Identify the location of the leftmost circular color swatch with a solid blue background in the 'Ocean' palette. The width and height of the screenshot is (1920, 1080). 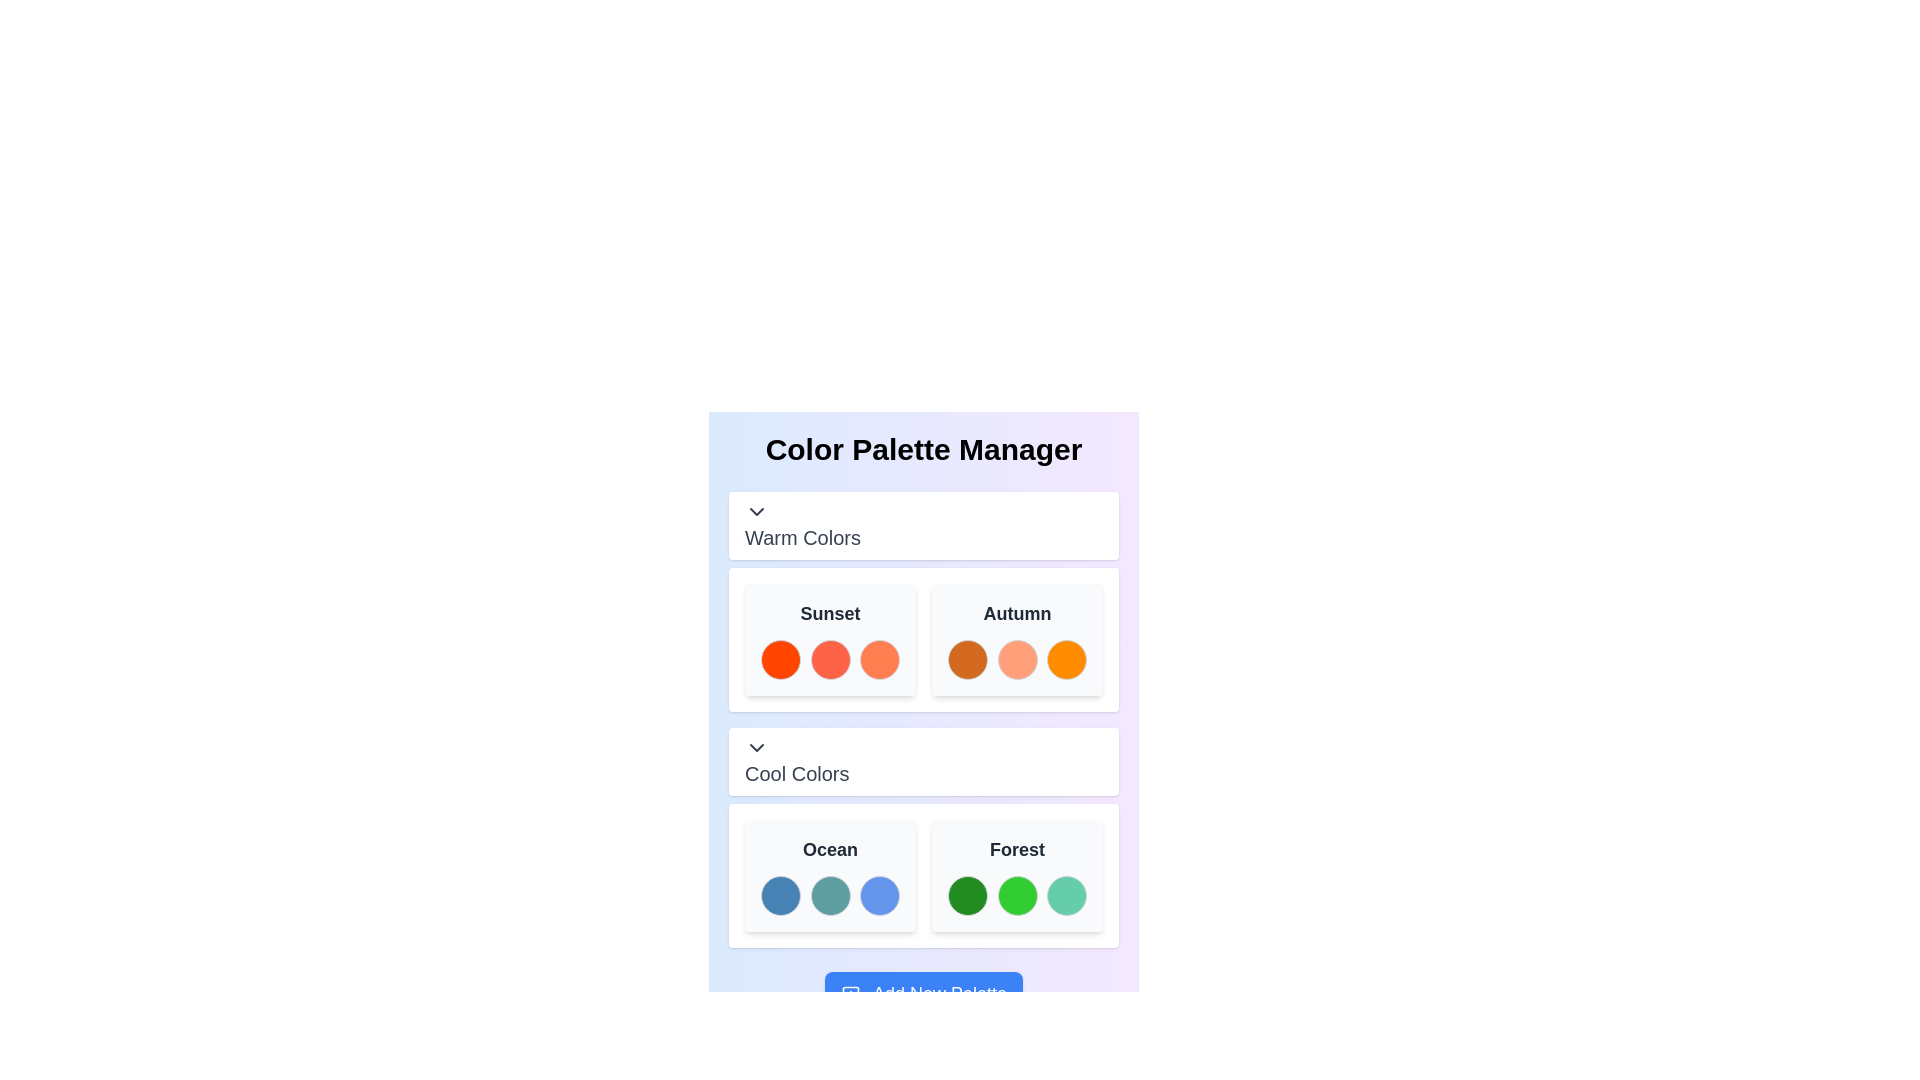
(780, 894).